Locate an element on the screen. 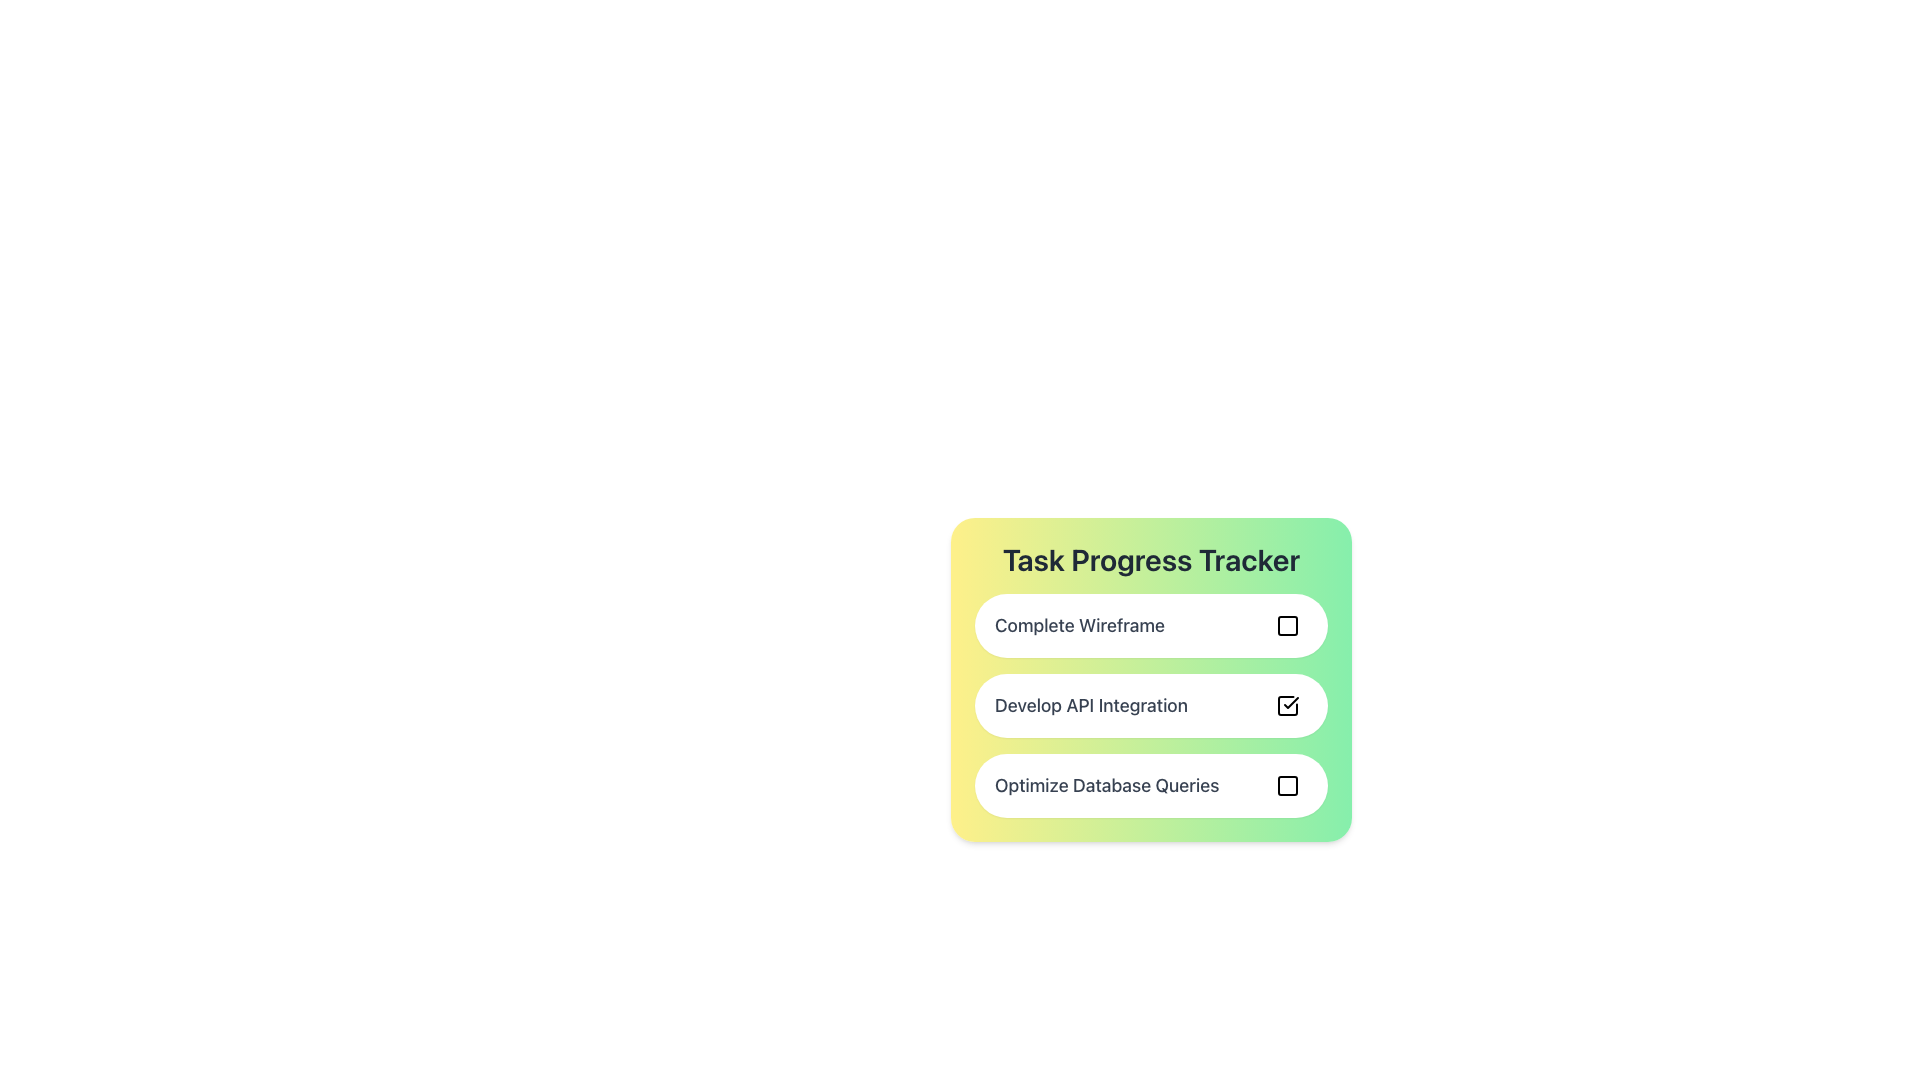 The height and width of the screenshot is (1080, 1920). the small red-bordered square icon located to the right of the text 'Complete Wireframe' in the Task Progress Tracker list is located at coordinates (1287, 624).